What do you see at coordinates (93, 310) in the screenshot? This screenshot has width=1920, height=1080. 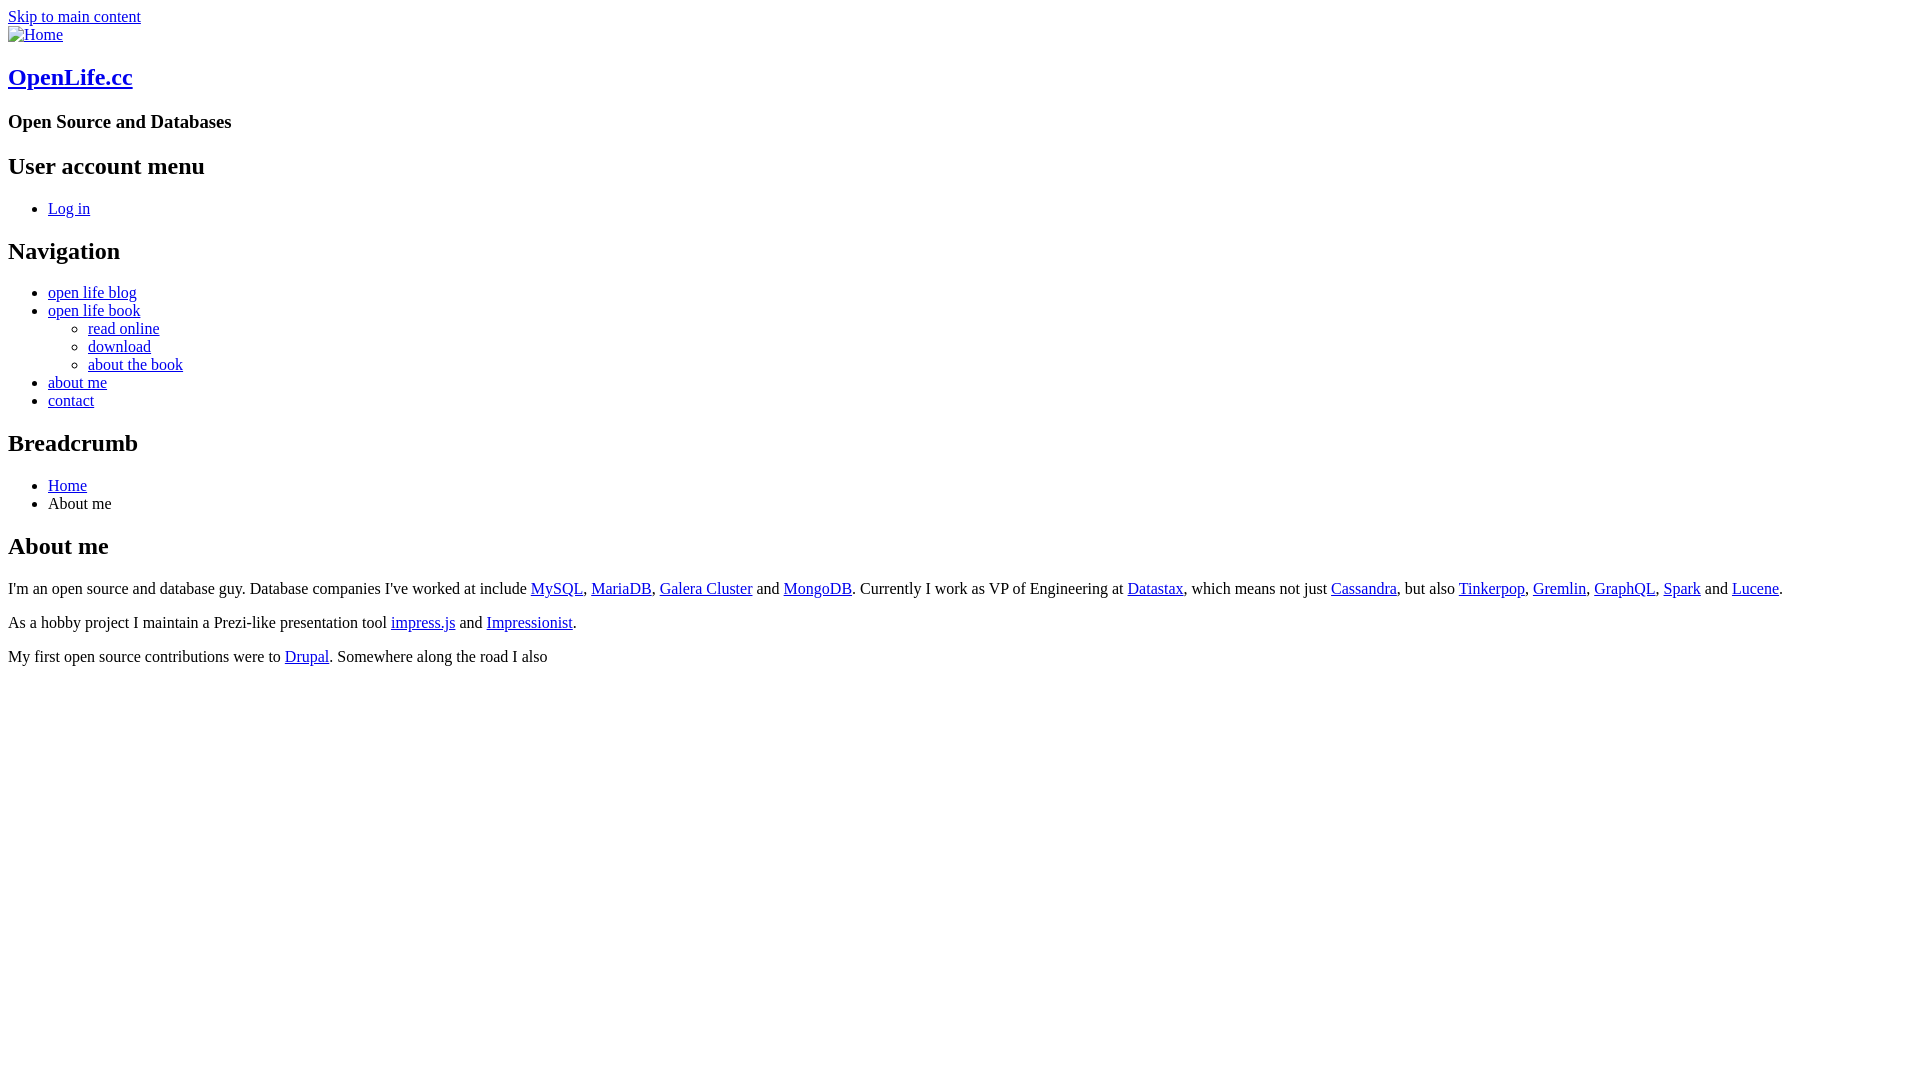 I see `'open life book'` at bounding box center [93, 310].